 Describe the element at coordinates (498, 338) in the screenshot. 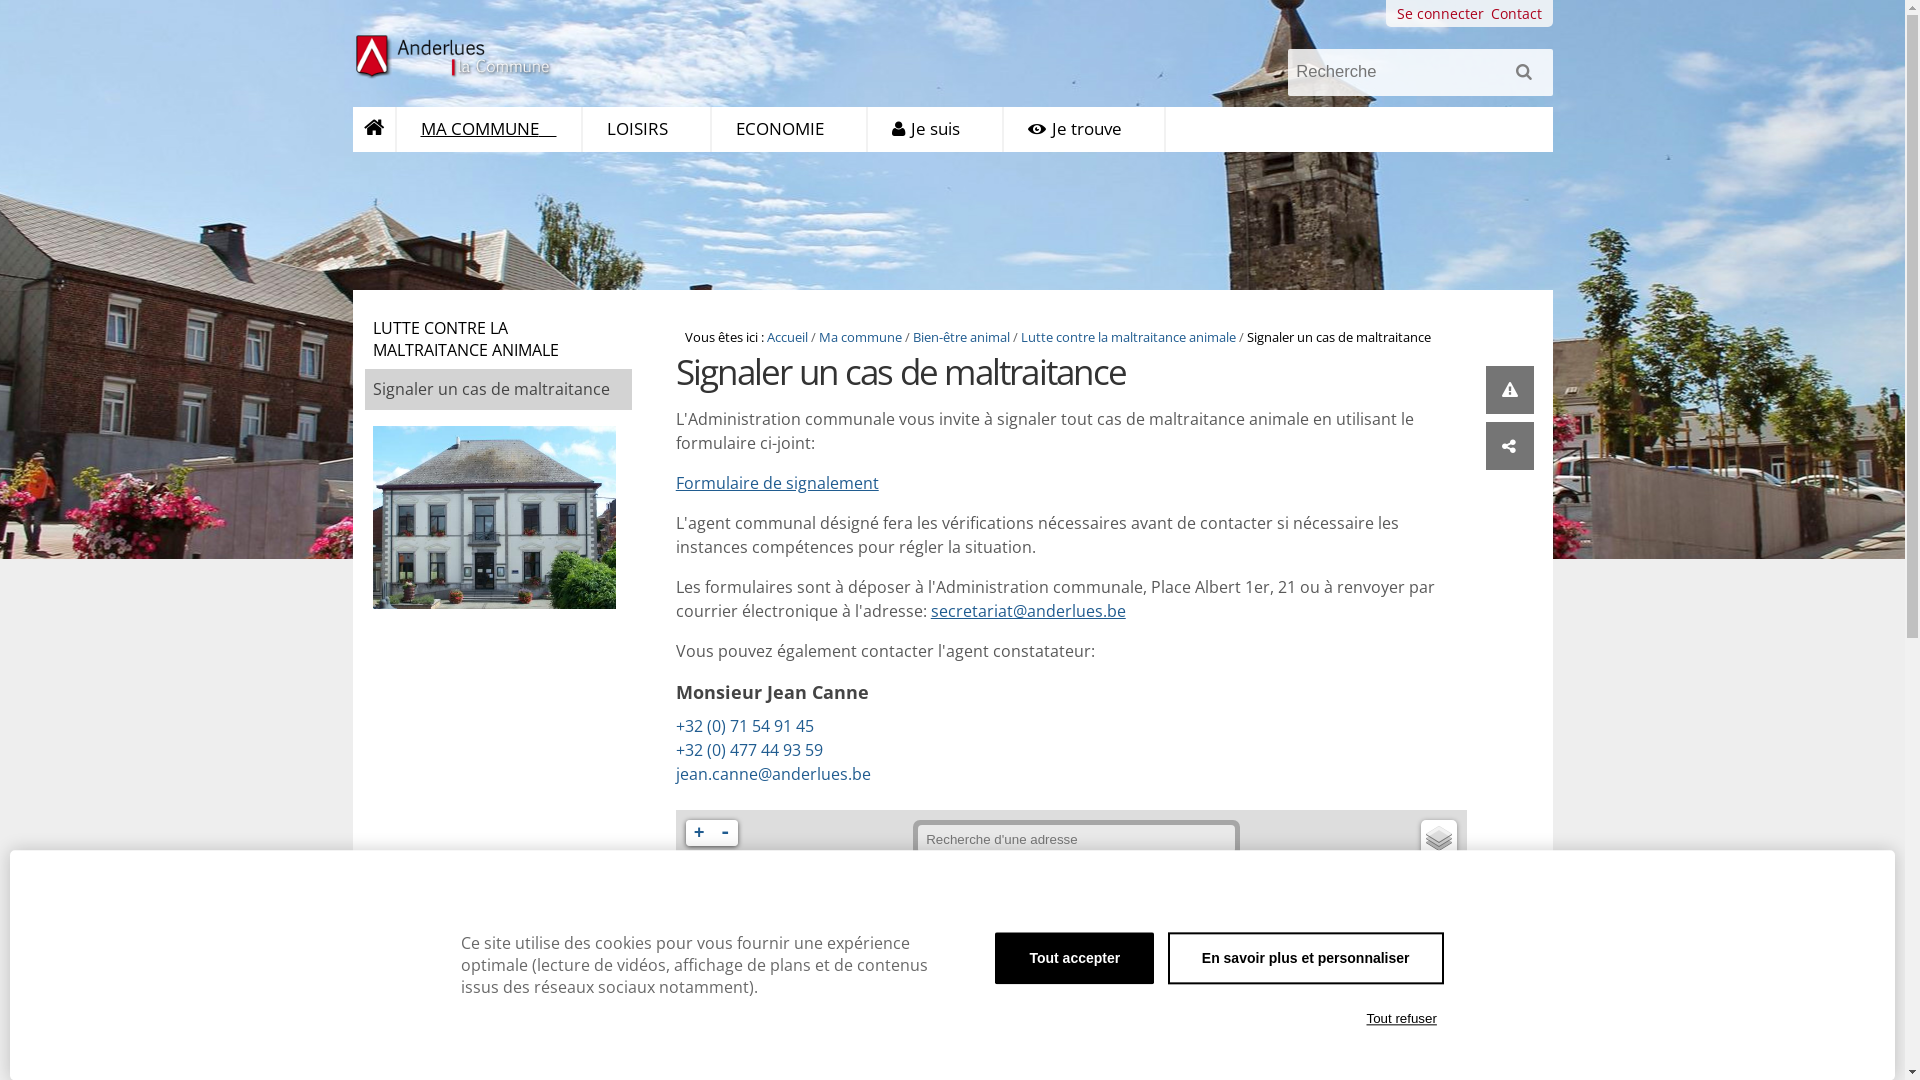

I see `'LUTTE CONTRE LA MALTRAITANCE ANIMALE'` at that location.